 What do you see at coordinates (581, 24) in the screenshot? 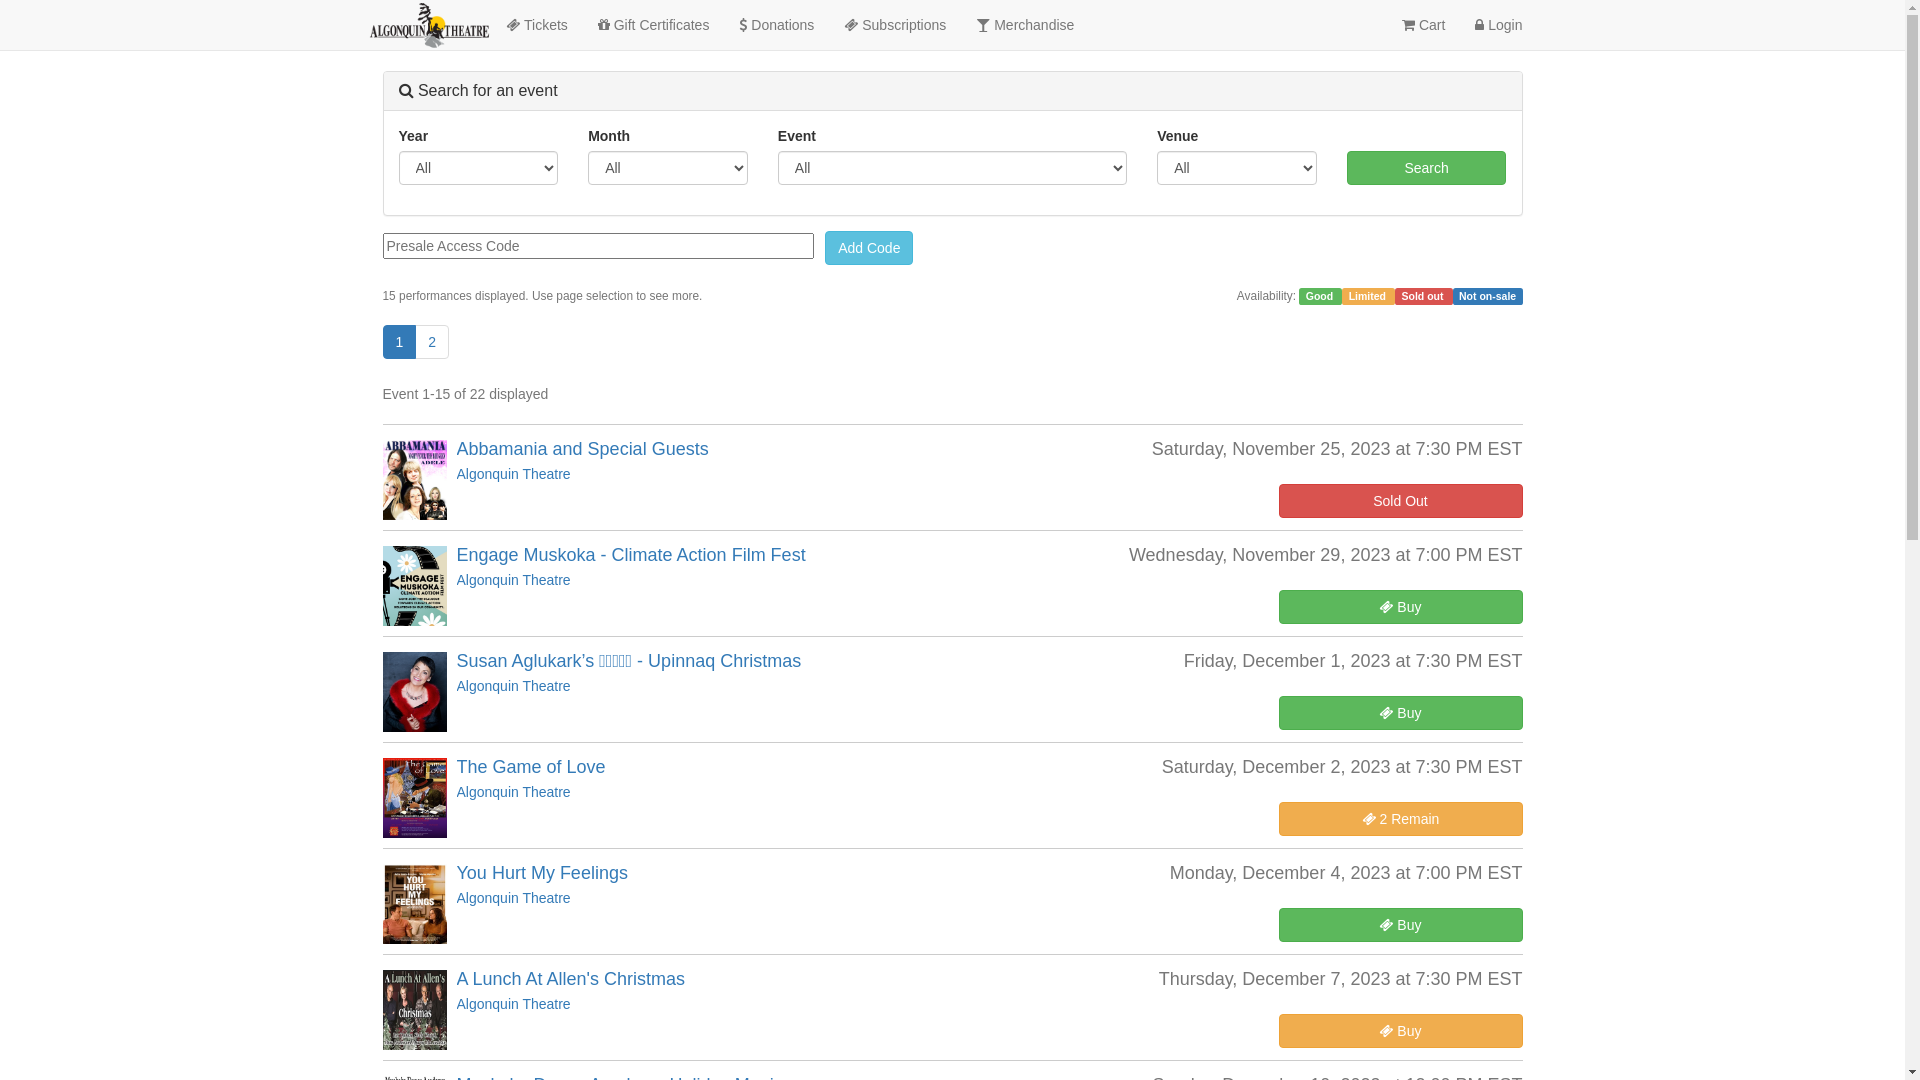
I see `'Gift Certificates'` at bounding box center [581, 24].